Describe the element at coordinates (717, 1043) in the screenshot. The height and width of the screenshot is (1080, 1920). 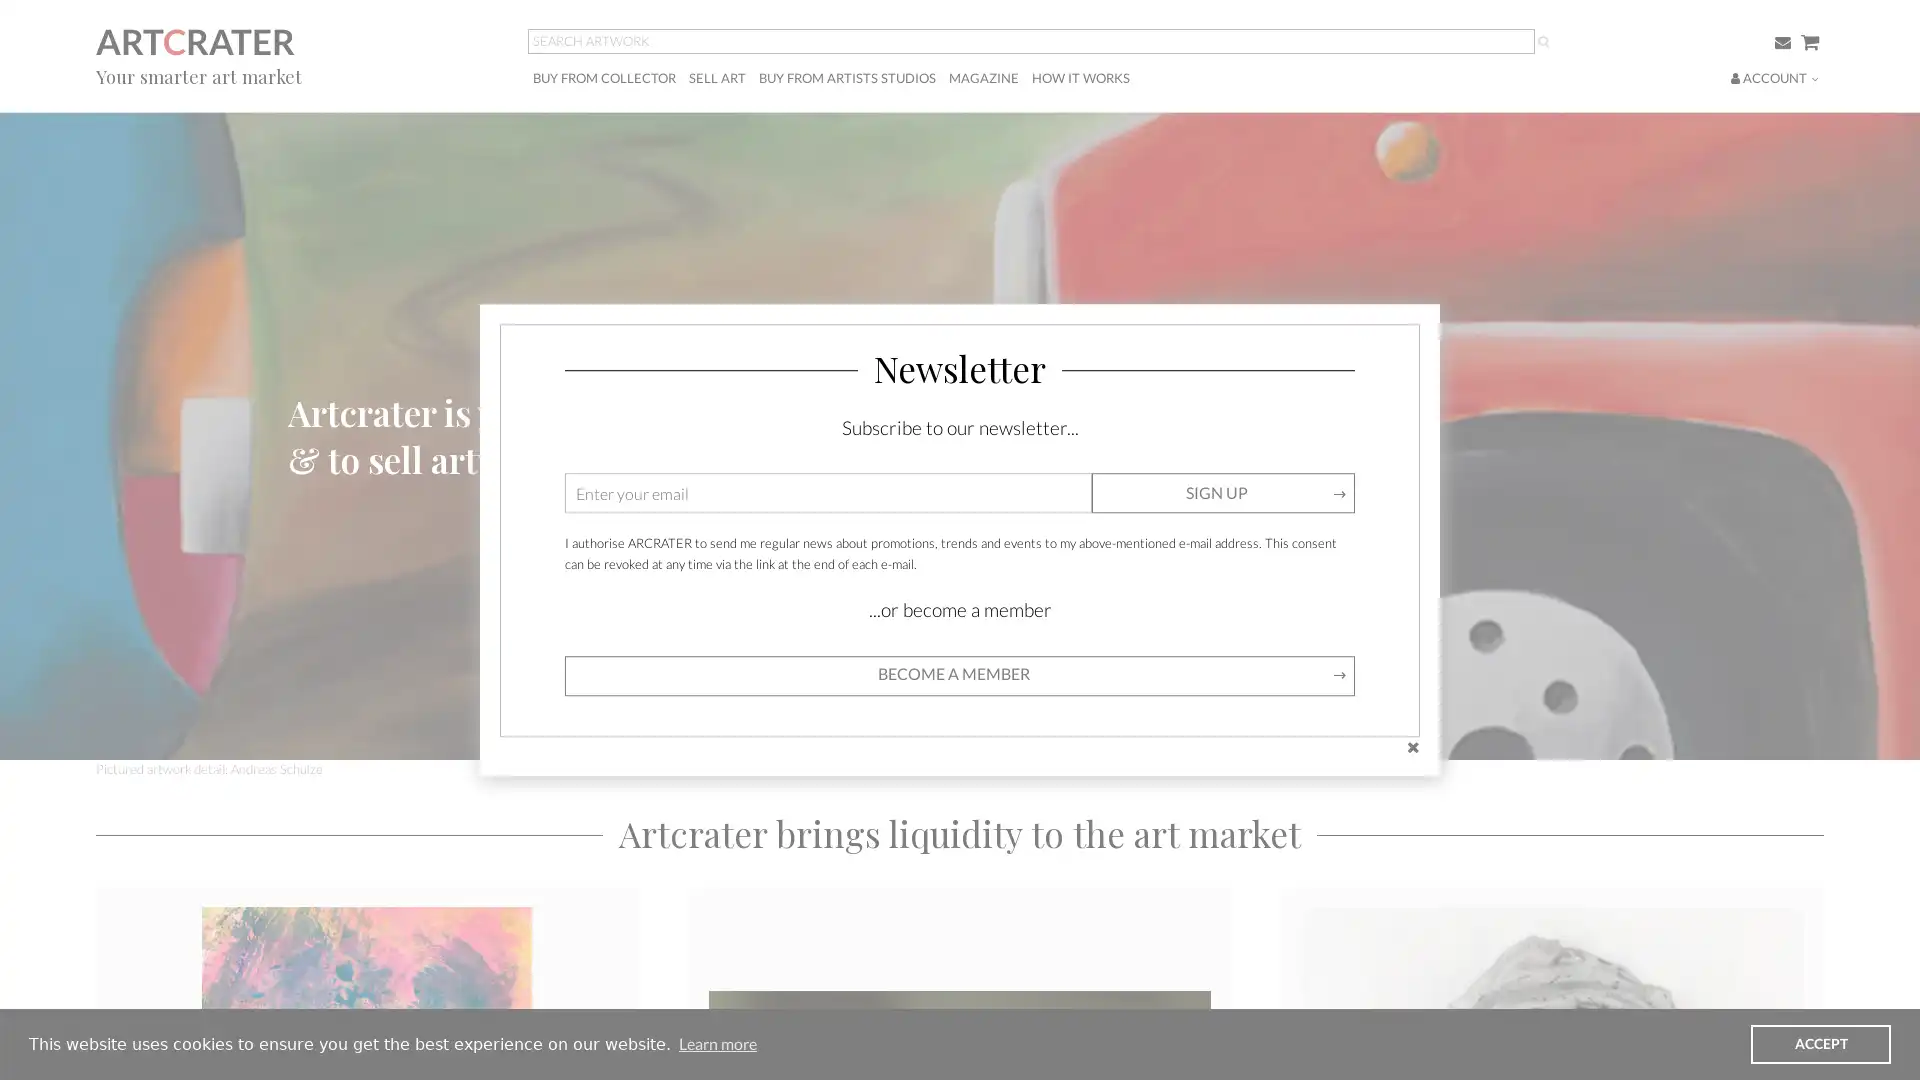
I see `learn more about cookies` at that location.